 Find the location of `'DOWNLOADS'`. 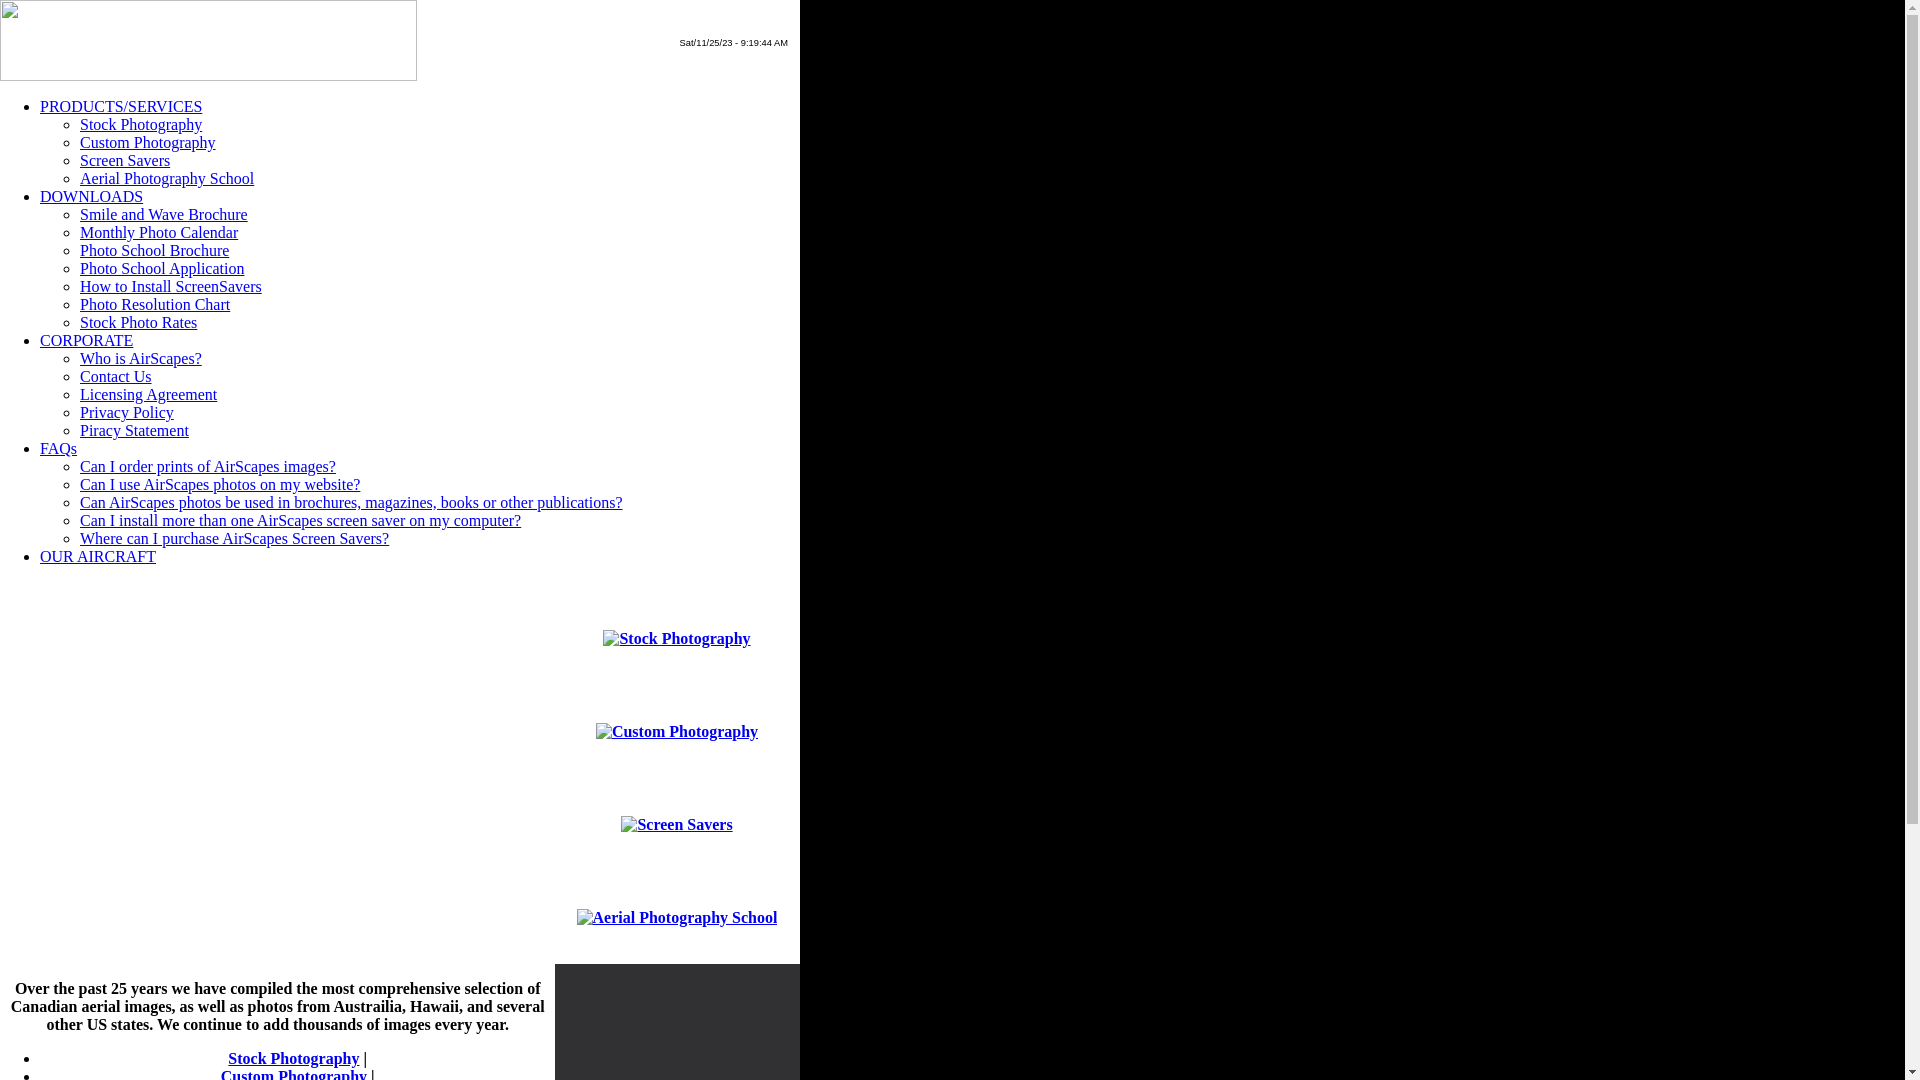

'DOWNLOADS' is located at coordinates (90, 196).